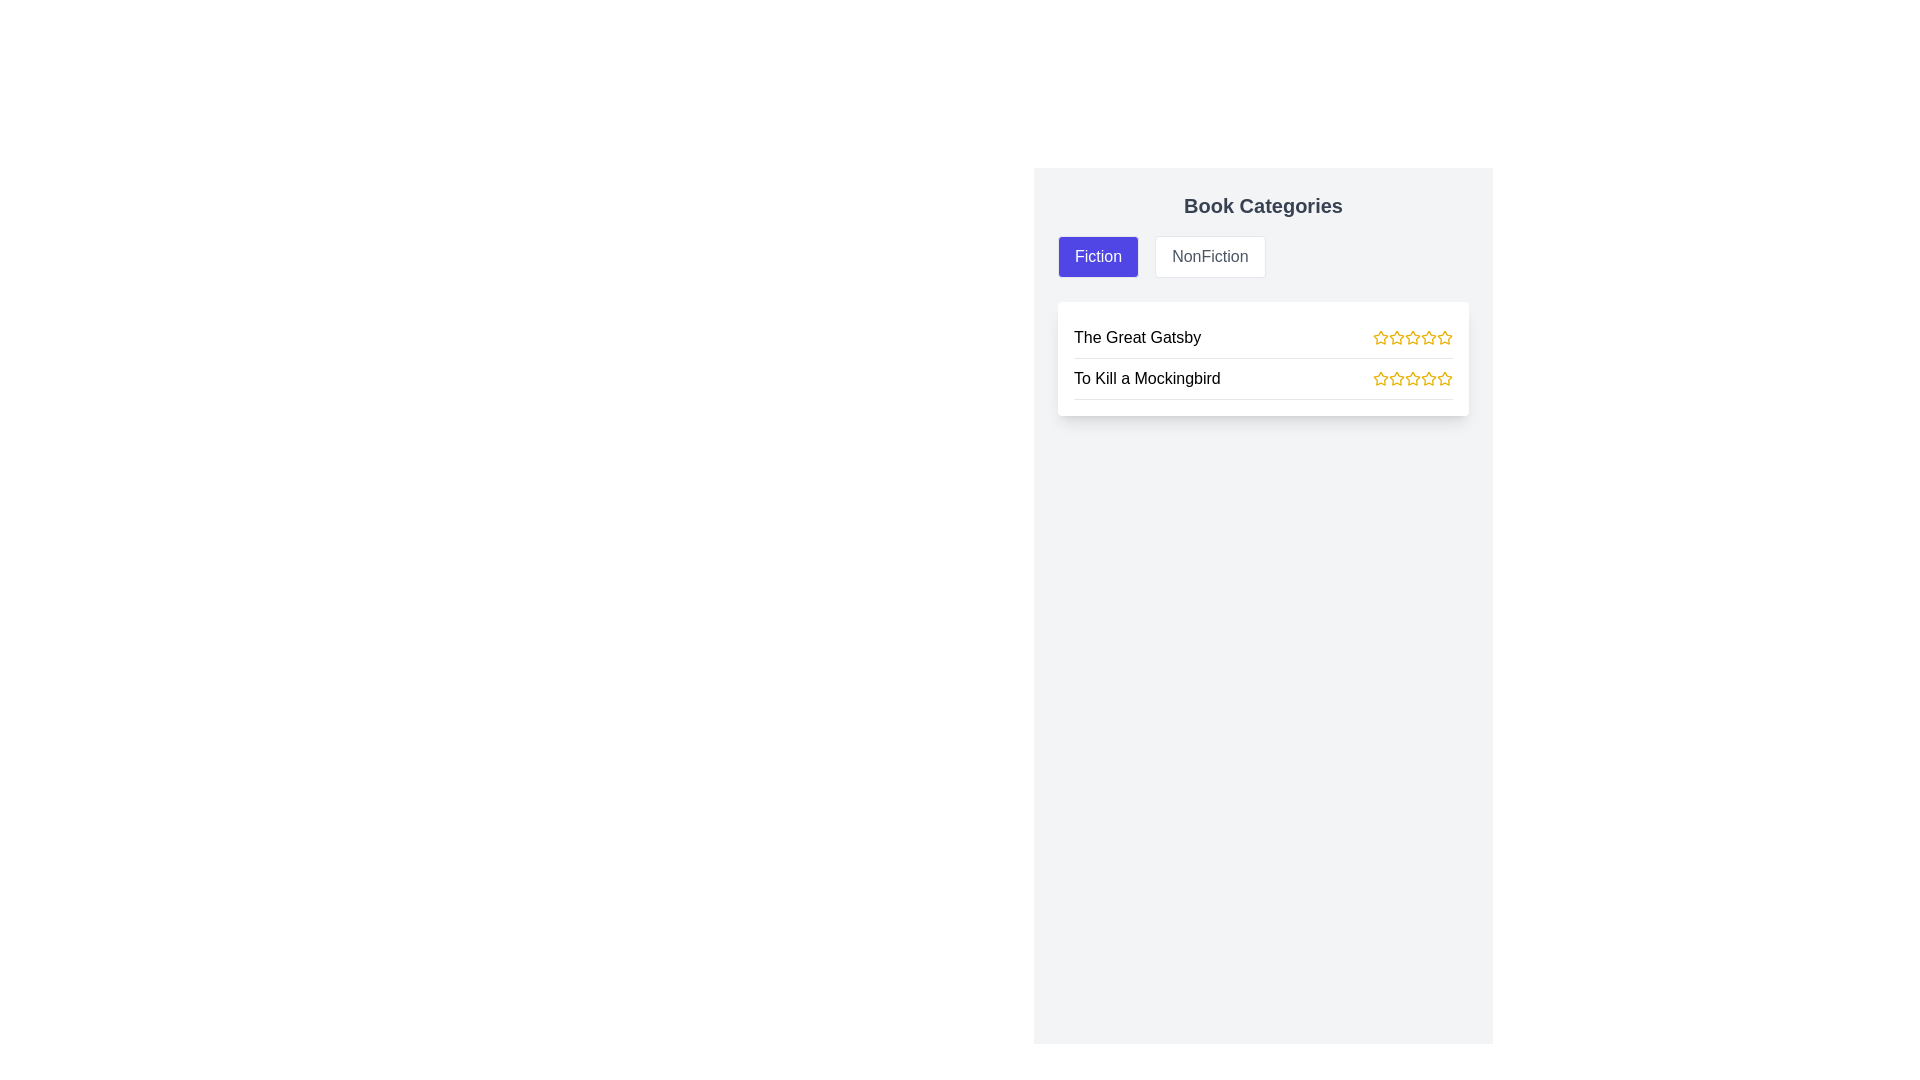 The width and height of the screenshot is (1920, 1080). What do you see at coordinates (1411, 378) in the screenshot?
I see `the fourth yellow star-shaped rating icon associated with 'To Kill a Mockingbird' in the book list to enable interaction` at bounding box center [1411, 378].